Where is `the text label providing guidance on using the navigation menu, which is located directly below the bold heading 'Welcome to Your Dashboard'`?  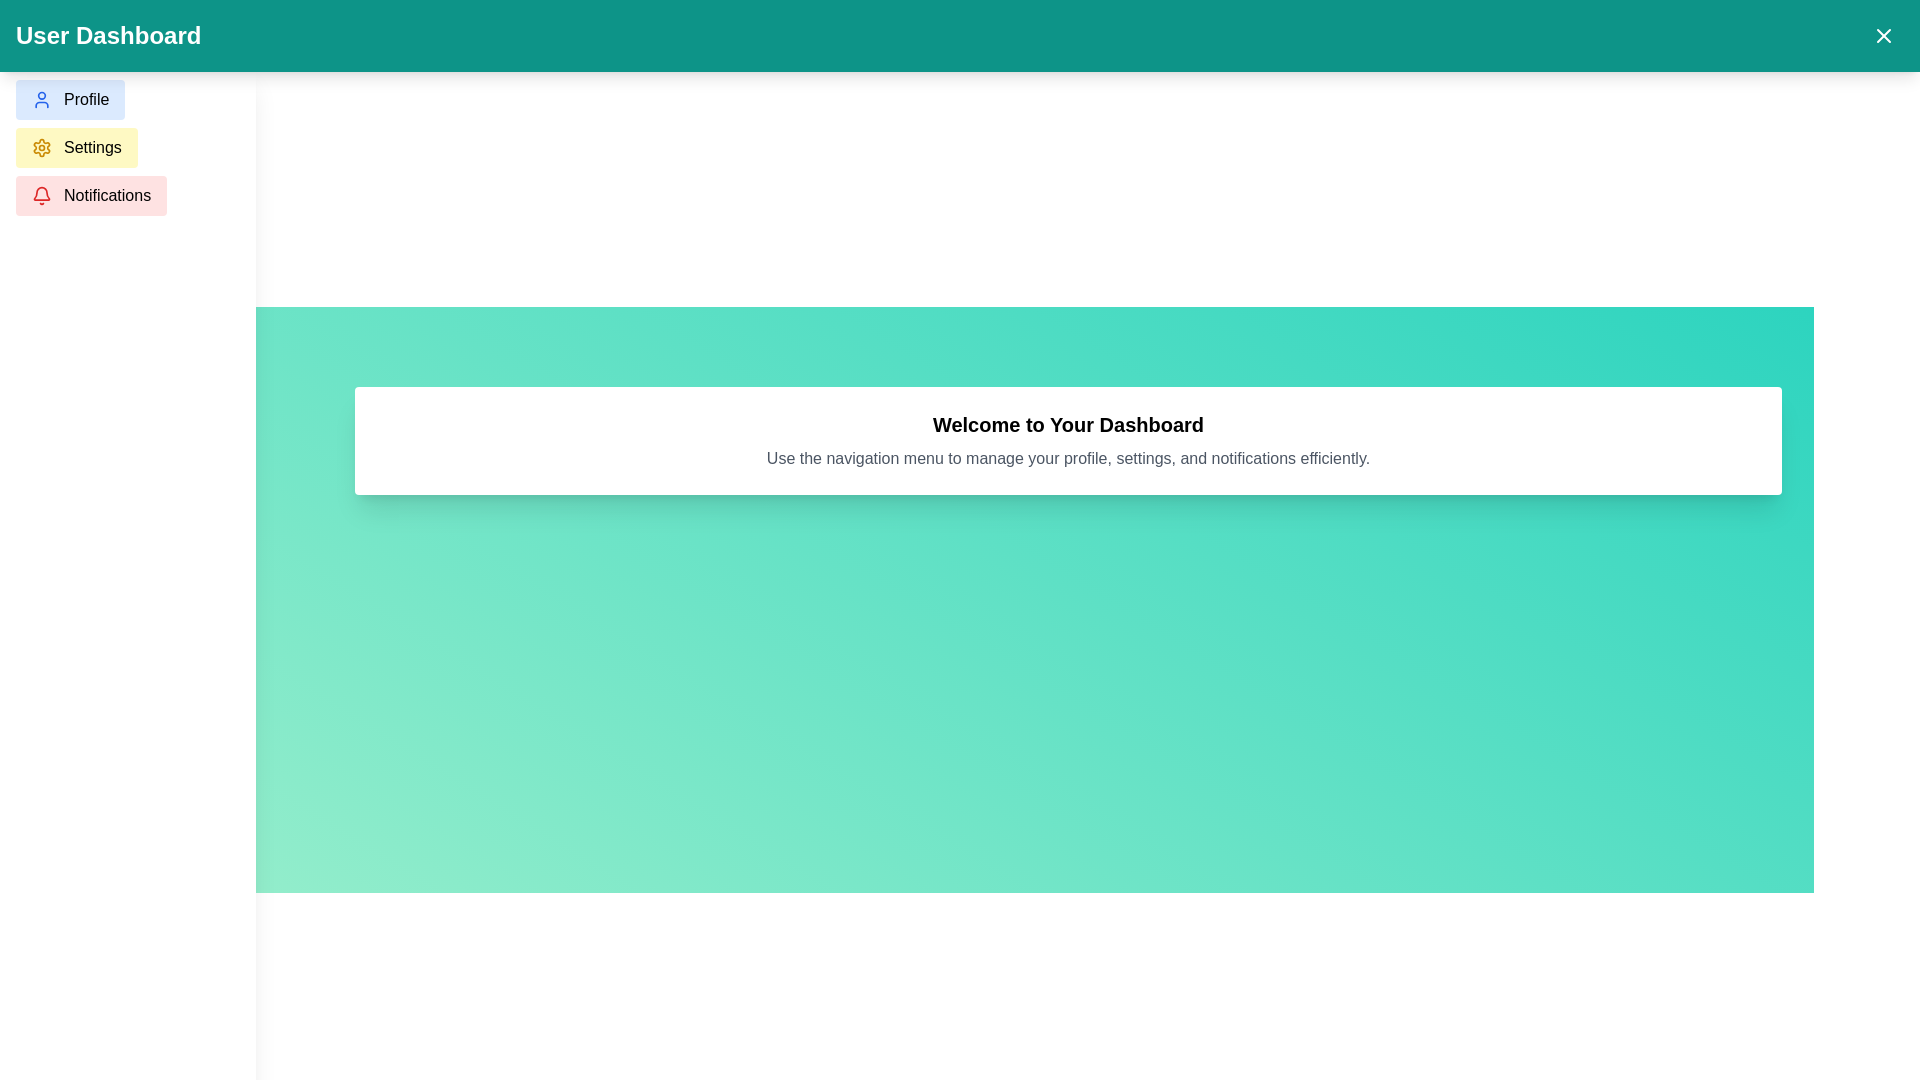
the text label providing guidance on using the navigation menu, which is located directly below the bold heading 'Welcome to Your Dashboard' is located at coordinates (1067, 459).